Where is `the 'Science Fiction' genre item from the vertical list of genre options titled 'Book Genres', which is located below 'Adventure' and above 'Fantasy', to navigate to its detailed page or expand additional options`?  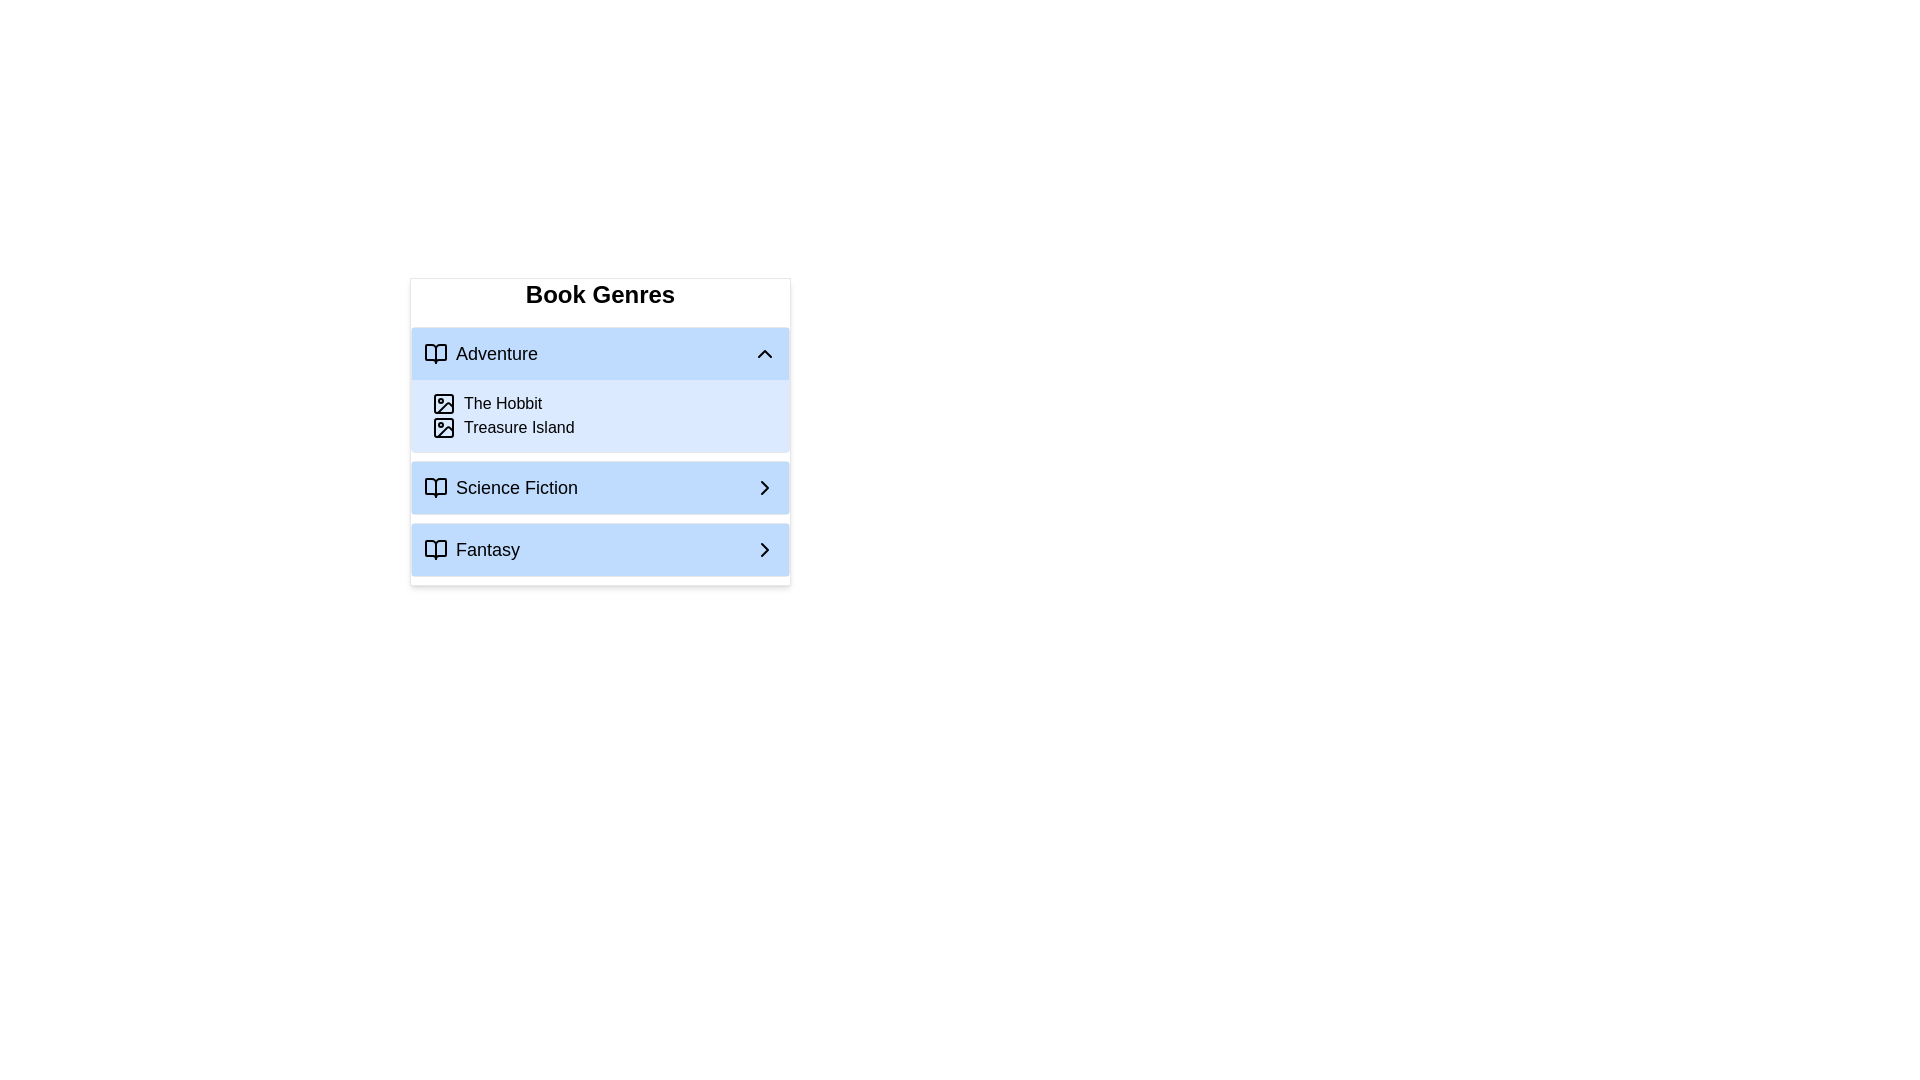
the 'Science Fiction' genre item from the vertical list of genre options titled 'Book Genres', which is located below 'Adventure' and above 'Fantasy', to navigate to its detailed page or expand additional options is located at coordinates (599, 488).